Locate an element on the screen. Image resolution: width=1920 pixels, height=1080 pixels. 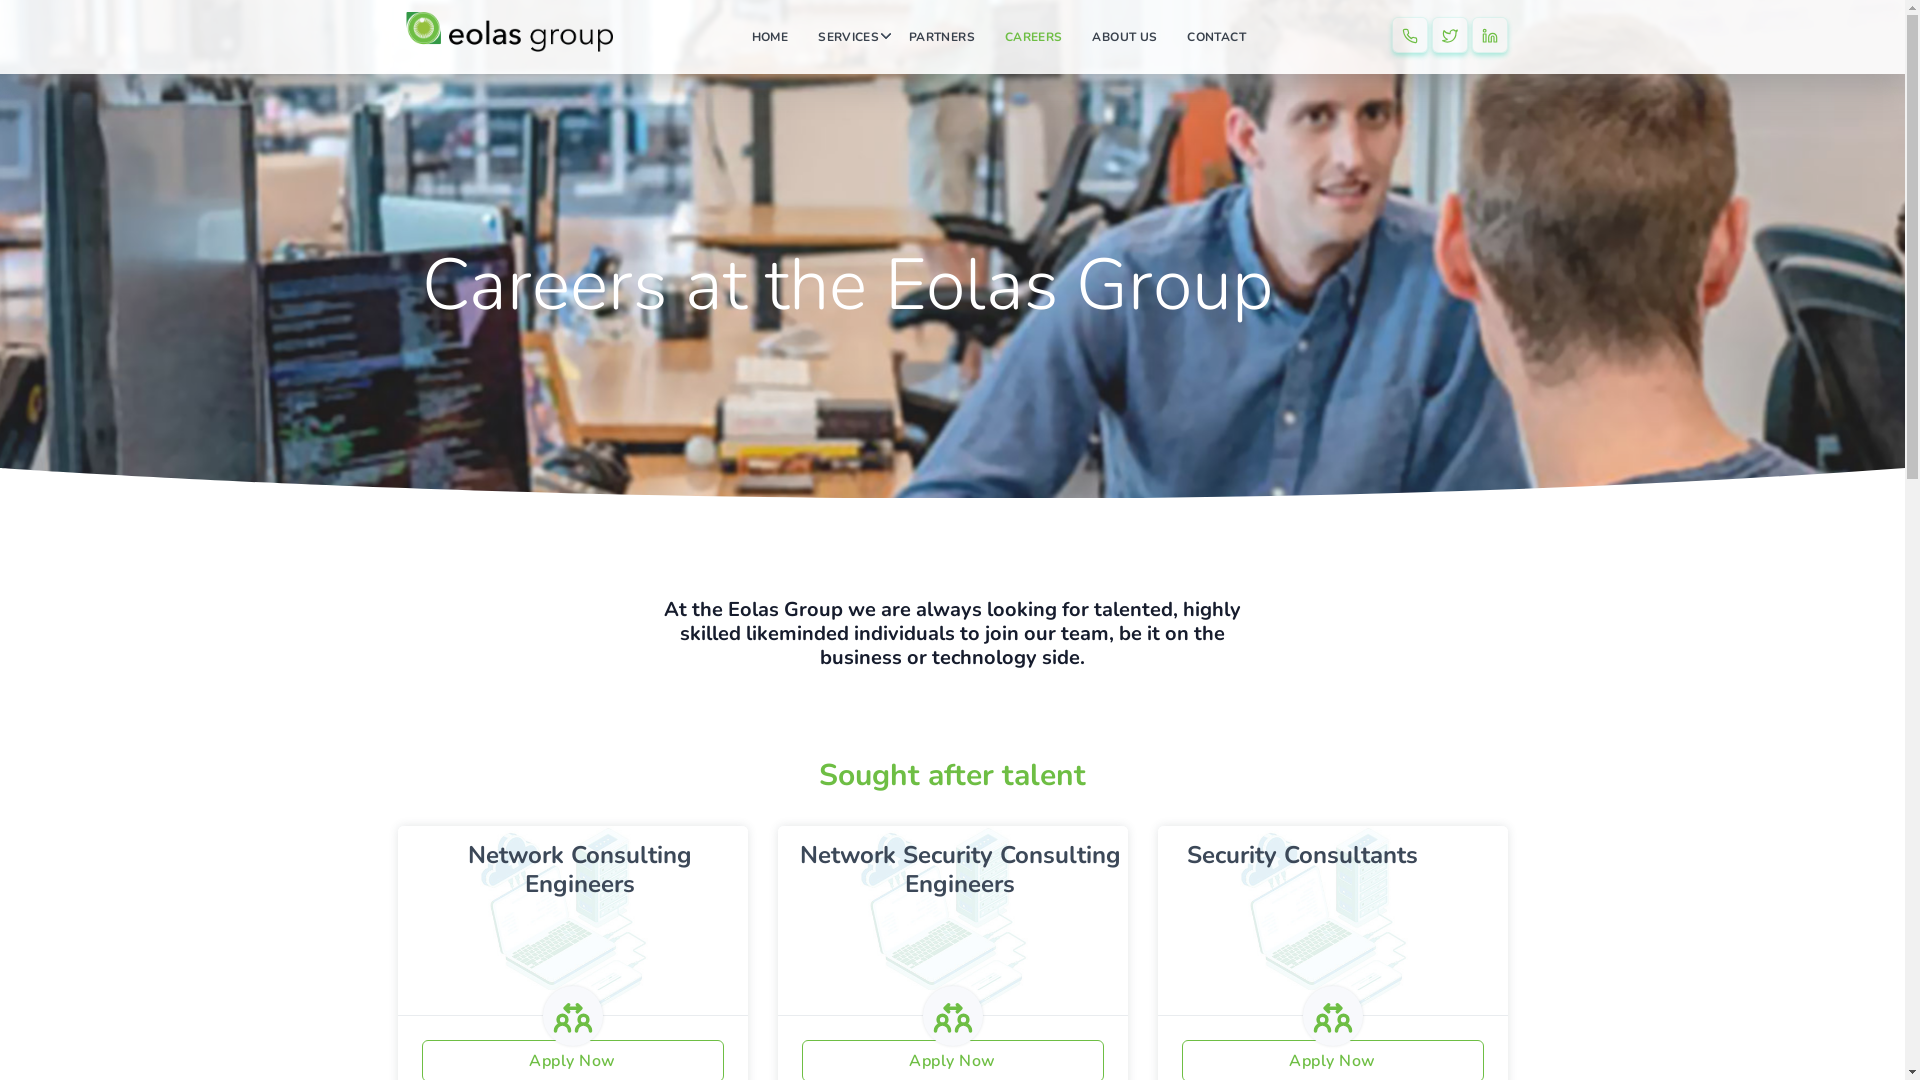
'PARTNERS' is located at coordinates (940, 37).